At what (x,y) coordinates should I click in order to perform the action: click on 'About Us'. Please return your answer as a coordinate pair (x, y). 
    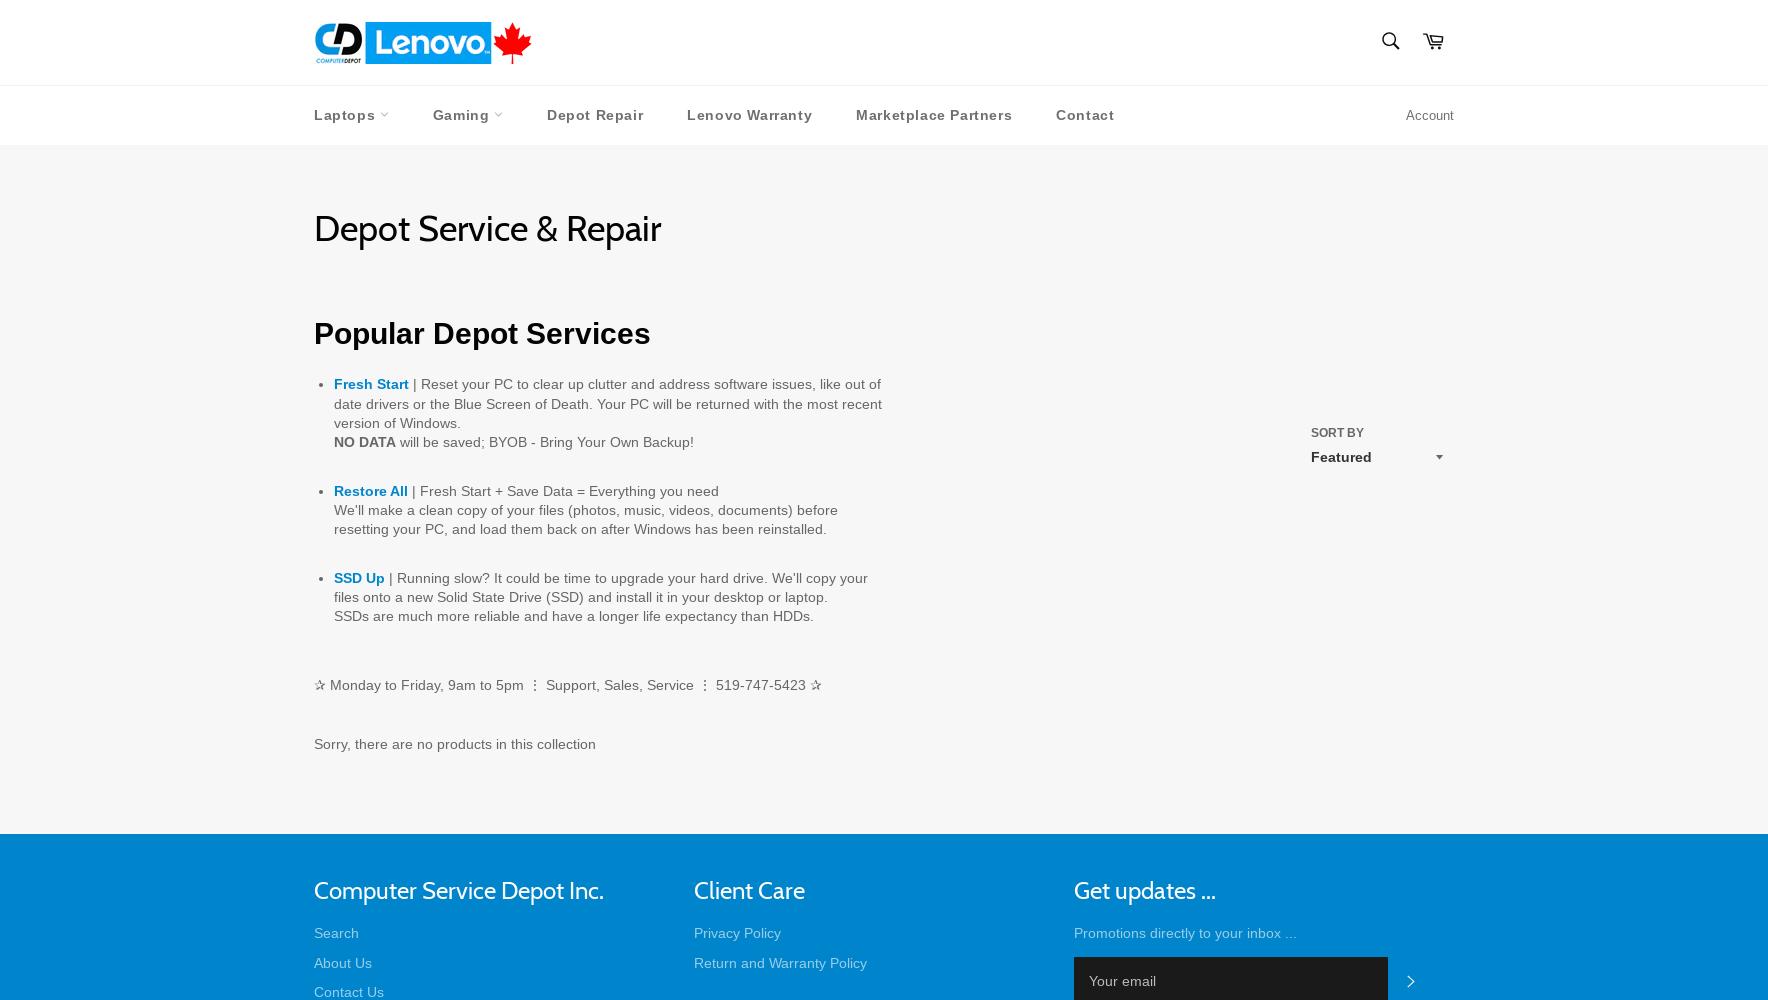
    Looking at the image, I should click on (342, 961).